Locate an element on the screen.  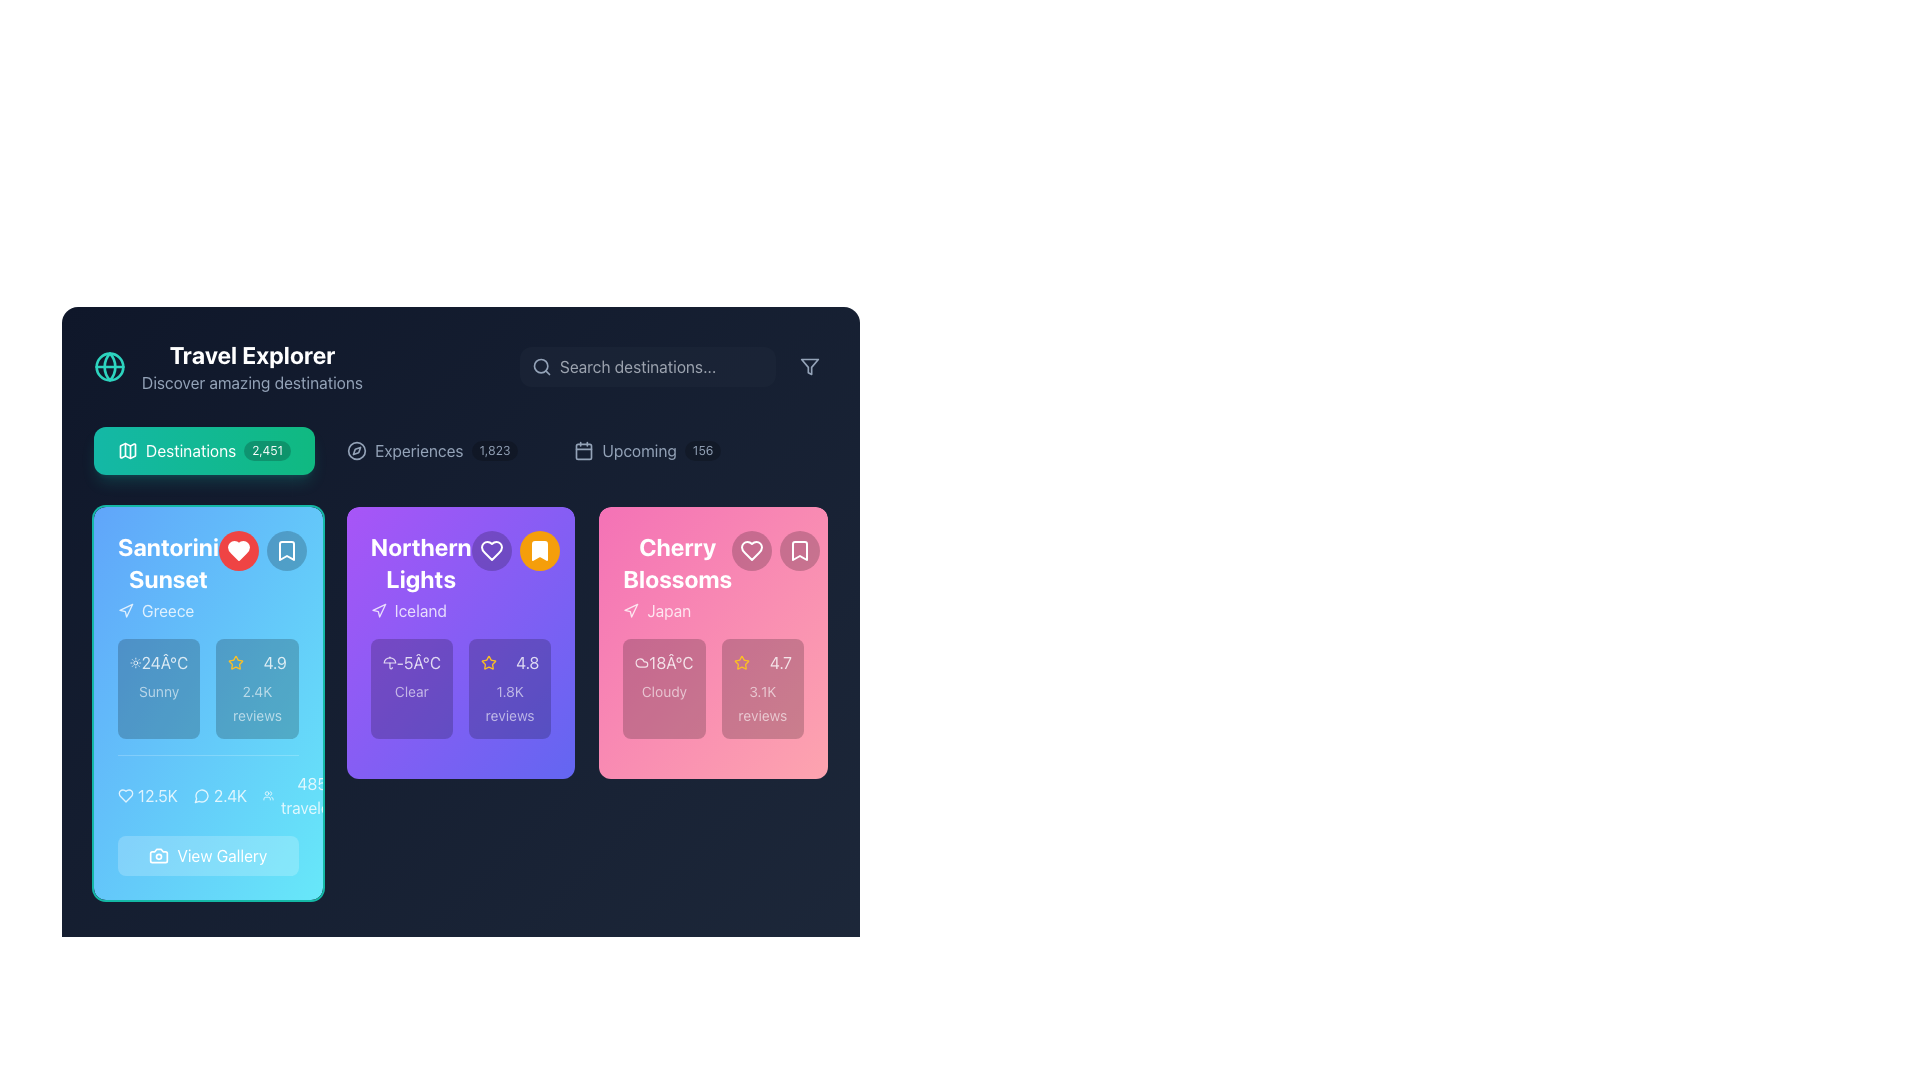
temperature information displayed as '24°C' in the text label on the blue background within the 'Santorini Sunset' card under the 'Travel Explorer' header is located at coordinates (164, 663).